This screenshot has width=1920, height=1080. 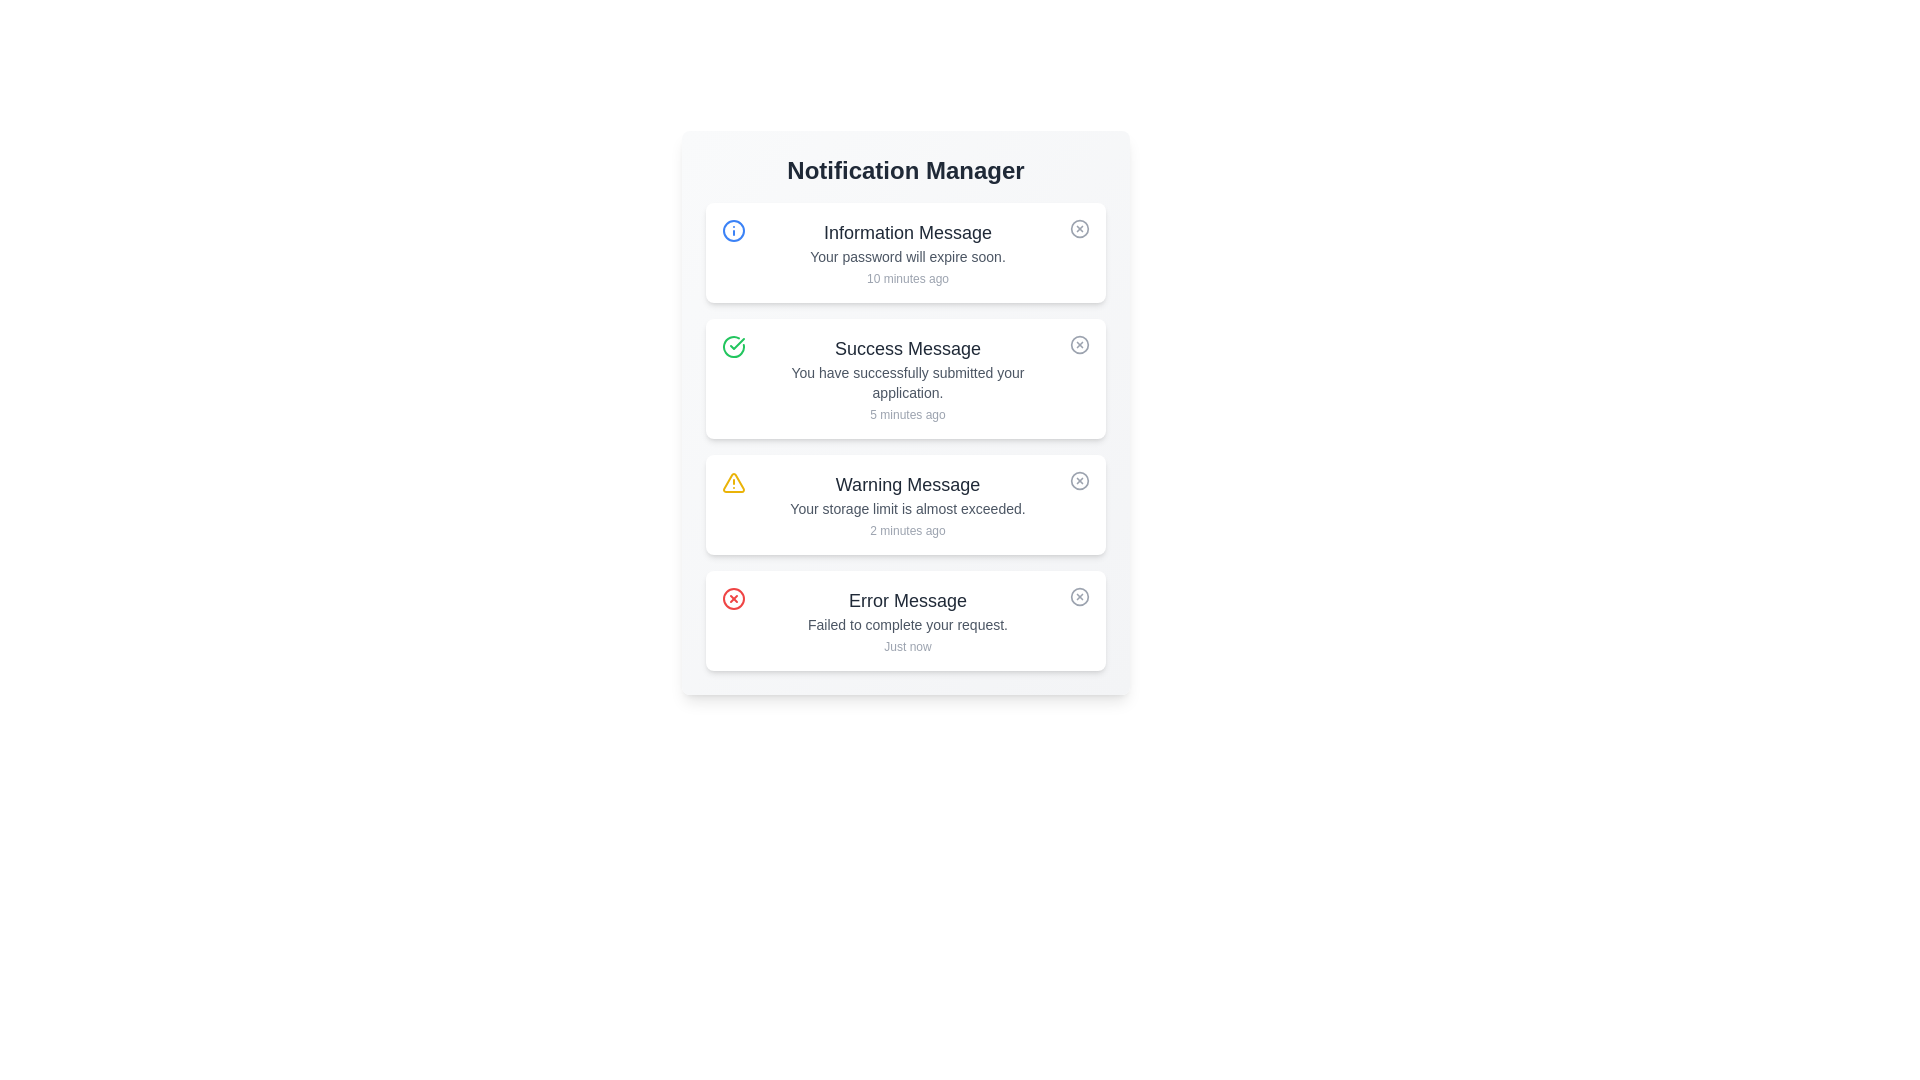 What do you see at coordinates (905, 620) in the screenshot?
I see `the Notification card, which is the fourth item in the vertical list of notifications that displays an error message and timestamp` at bounding box center [905, 620].